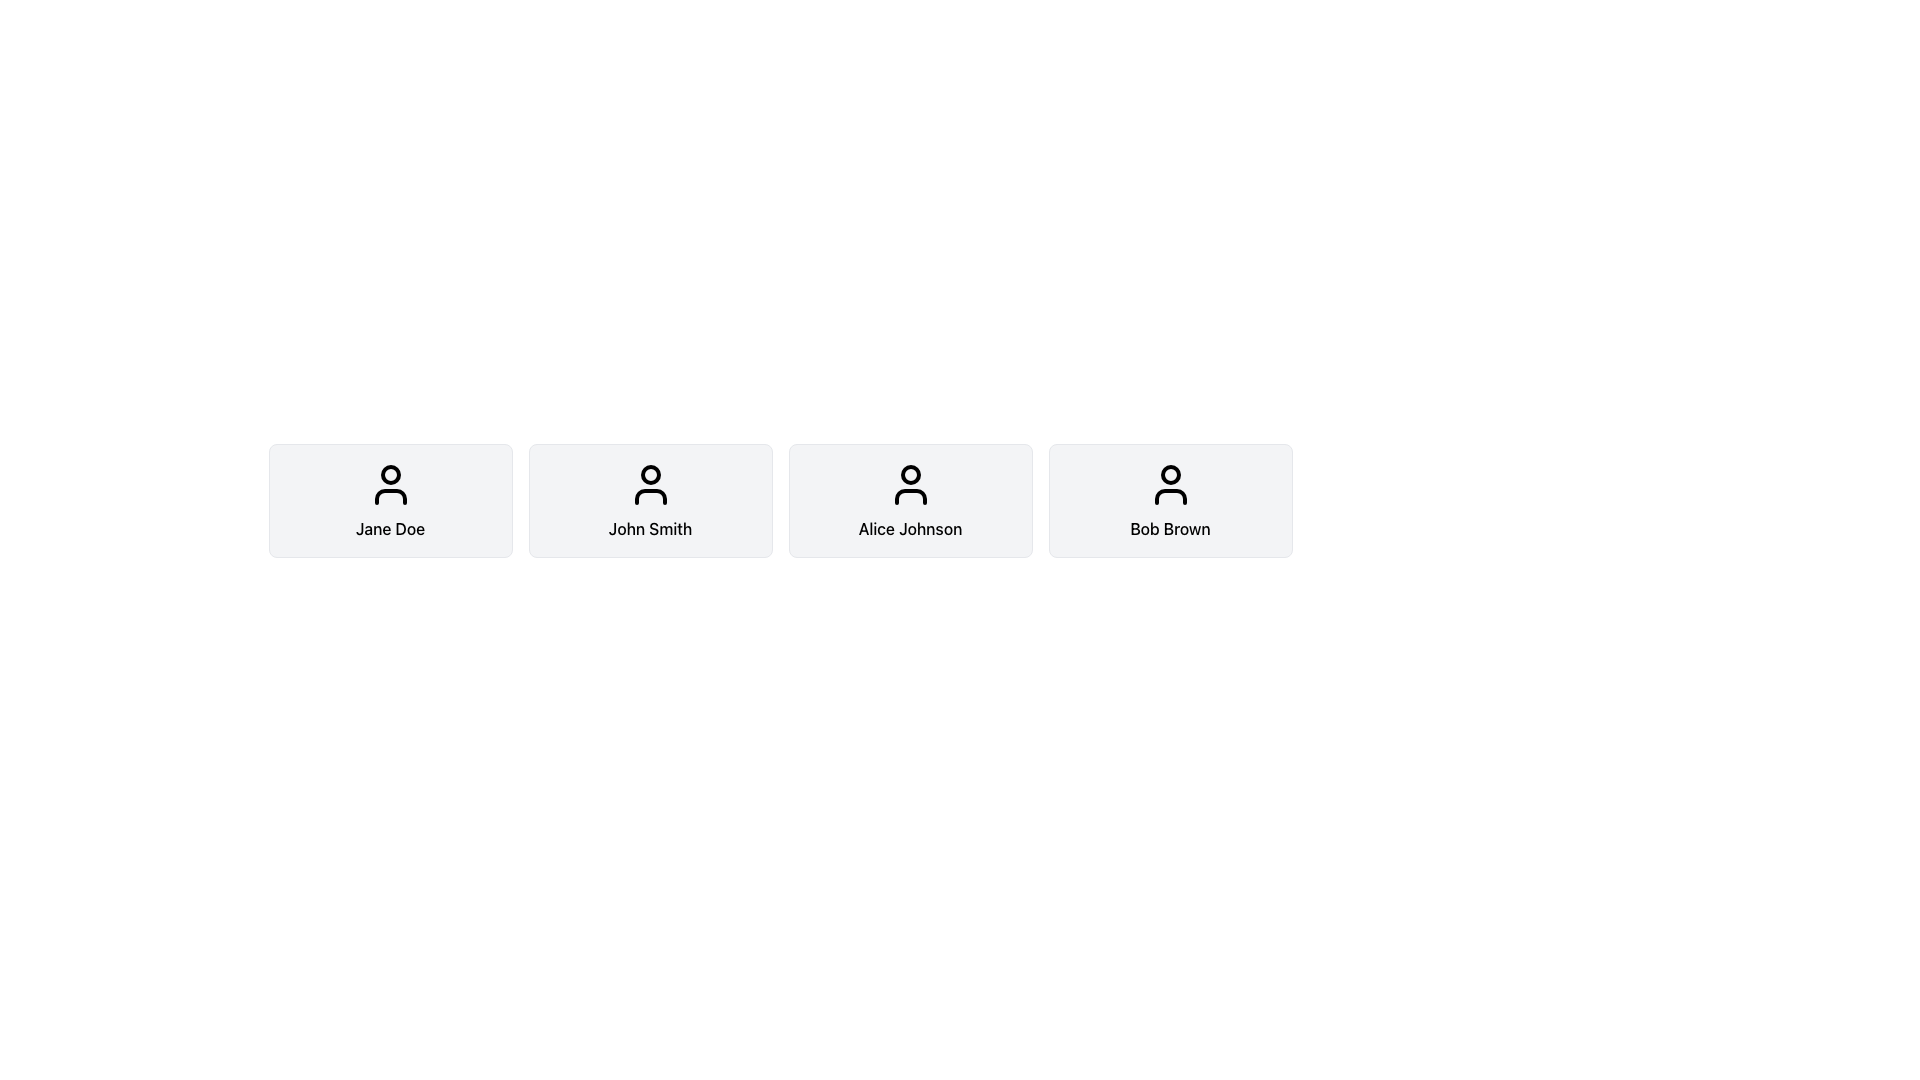 The width and height of the screenshot is (1920, 1080). I want to click on the user representation icon for 'Bob Brown', so click(1170, 485).